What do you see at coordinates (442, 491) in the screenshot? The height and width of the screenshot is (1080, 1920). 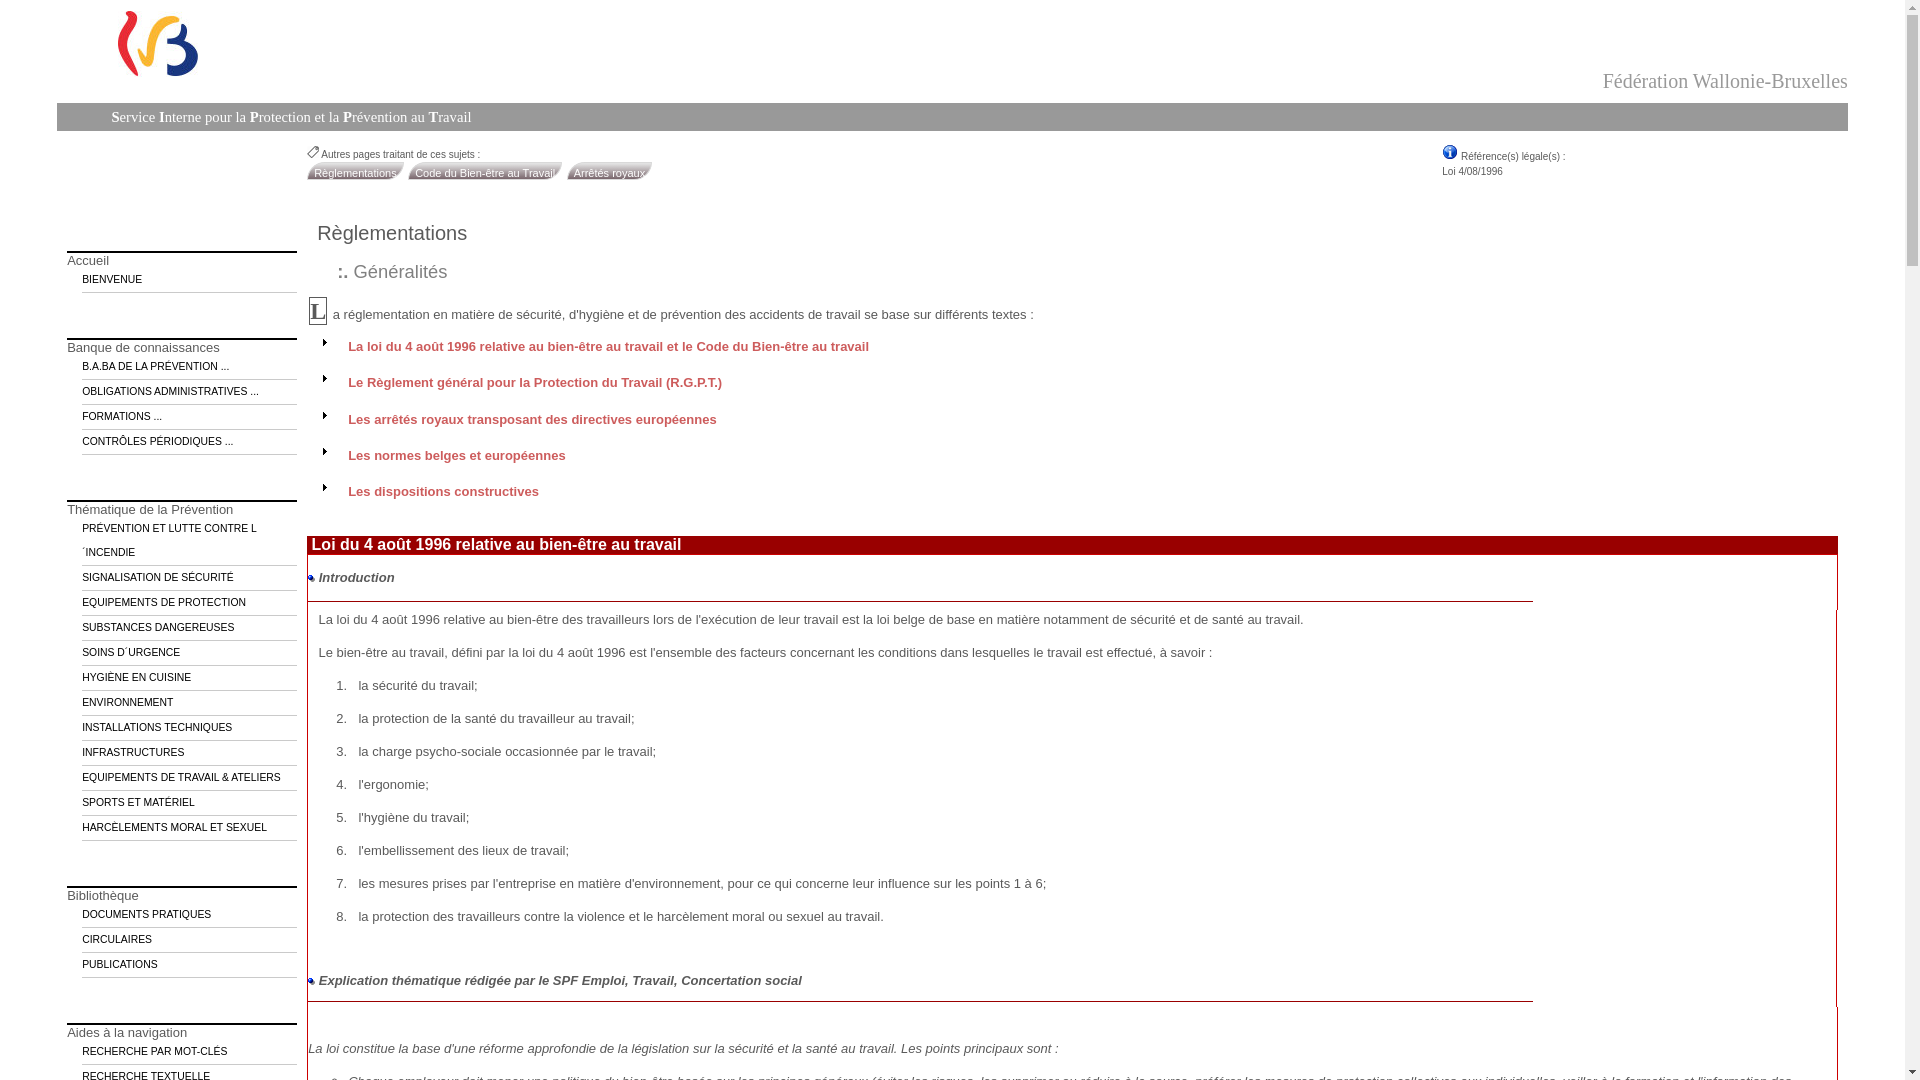 I see `'Les dispositions constructives'` at bounding box center [442, 491].